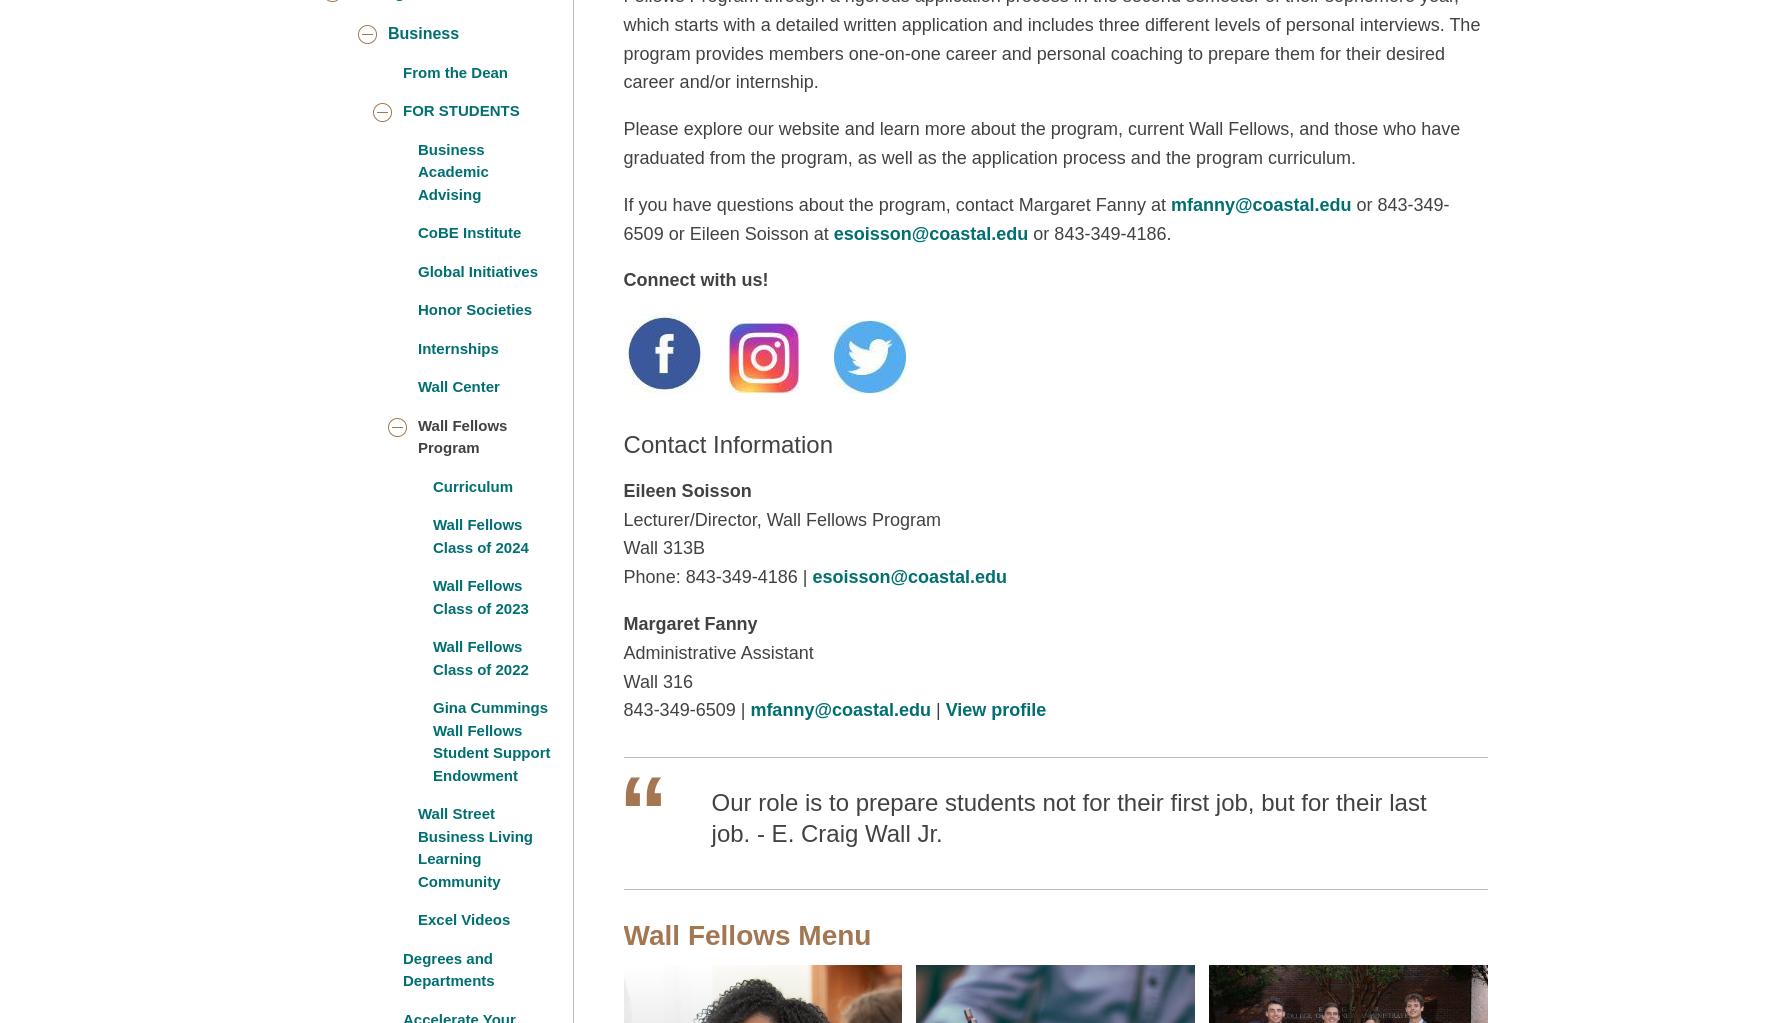  I want to click on 'Connect with us!', so click(695, 278).